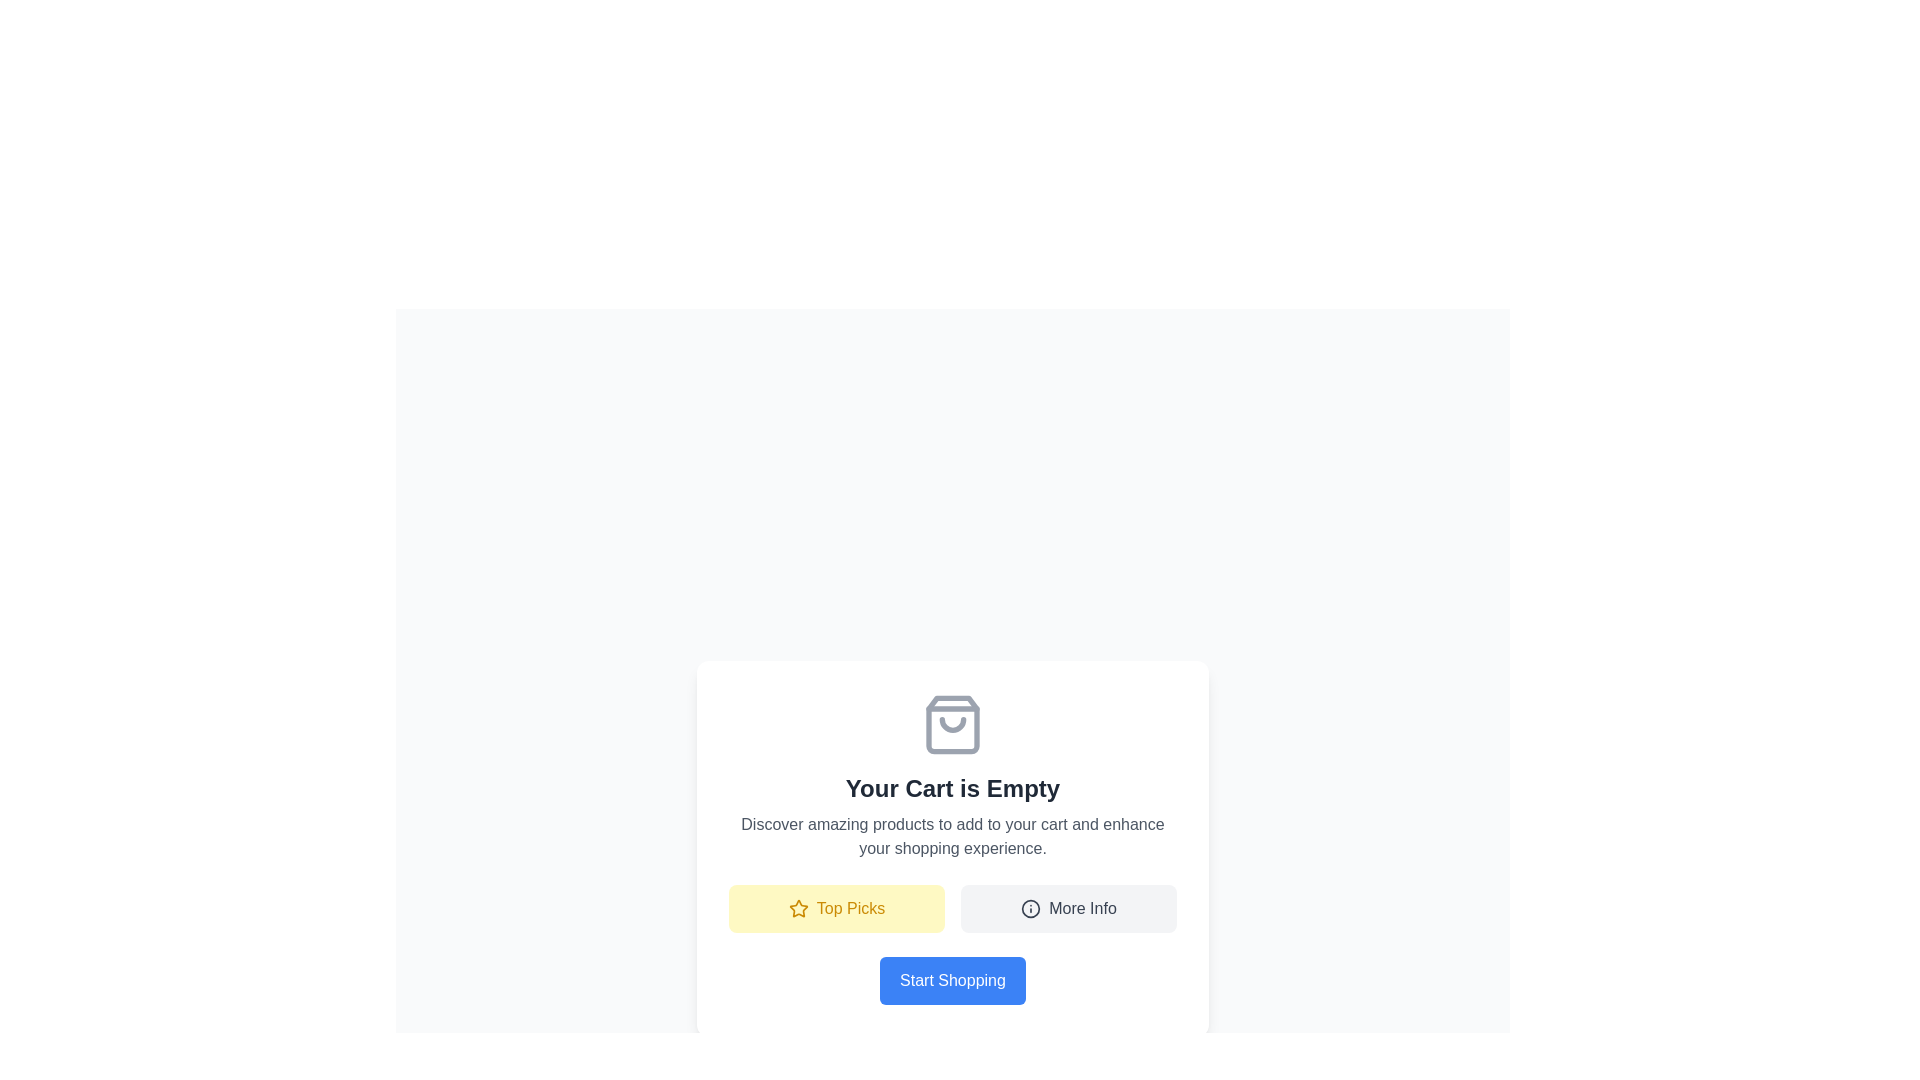 The height and width of the screenshot is (1080, 1920). Describe the element at coordinates (1031, 909) in the screenshot. I see `the information icon located within the 'More Info' button` at that location.